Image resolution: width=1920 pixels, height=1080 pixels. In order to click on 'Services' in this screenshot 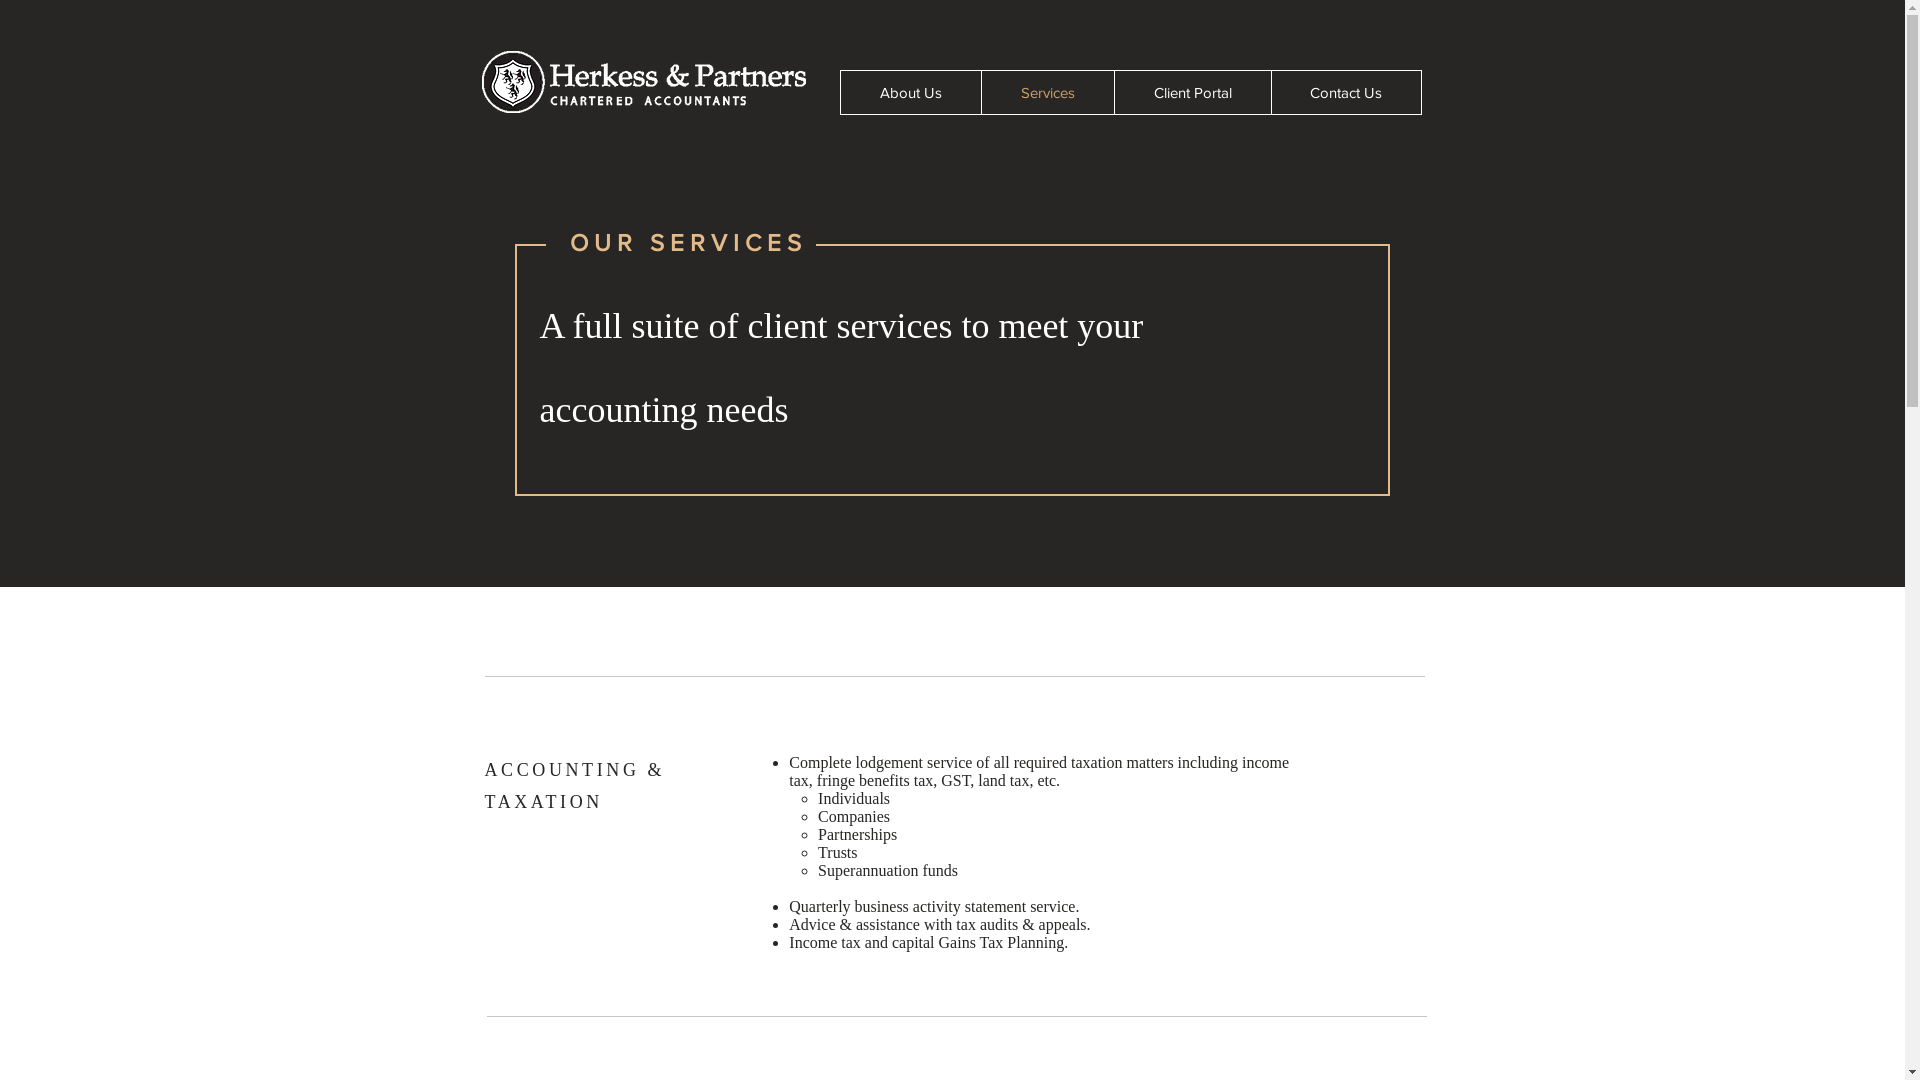, I will do `click(1045, 92)`.